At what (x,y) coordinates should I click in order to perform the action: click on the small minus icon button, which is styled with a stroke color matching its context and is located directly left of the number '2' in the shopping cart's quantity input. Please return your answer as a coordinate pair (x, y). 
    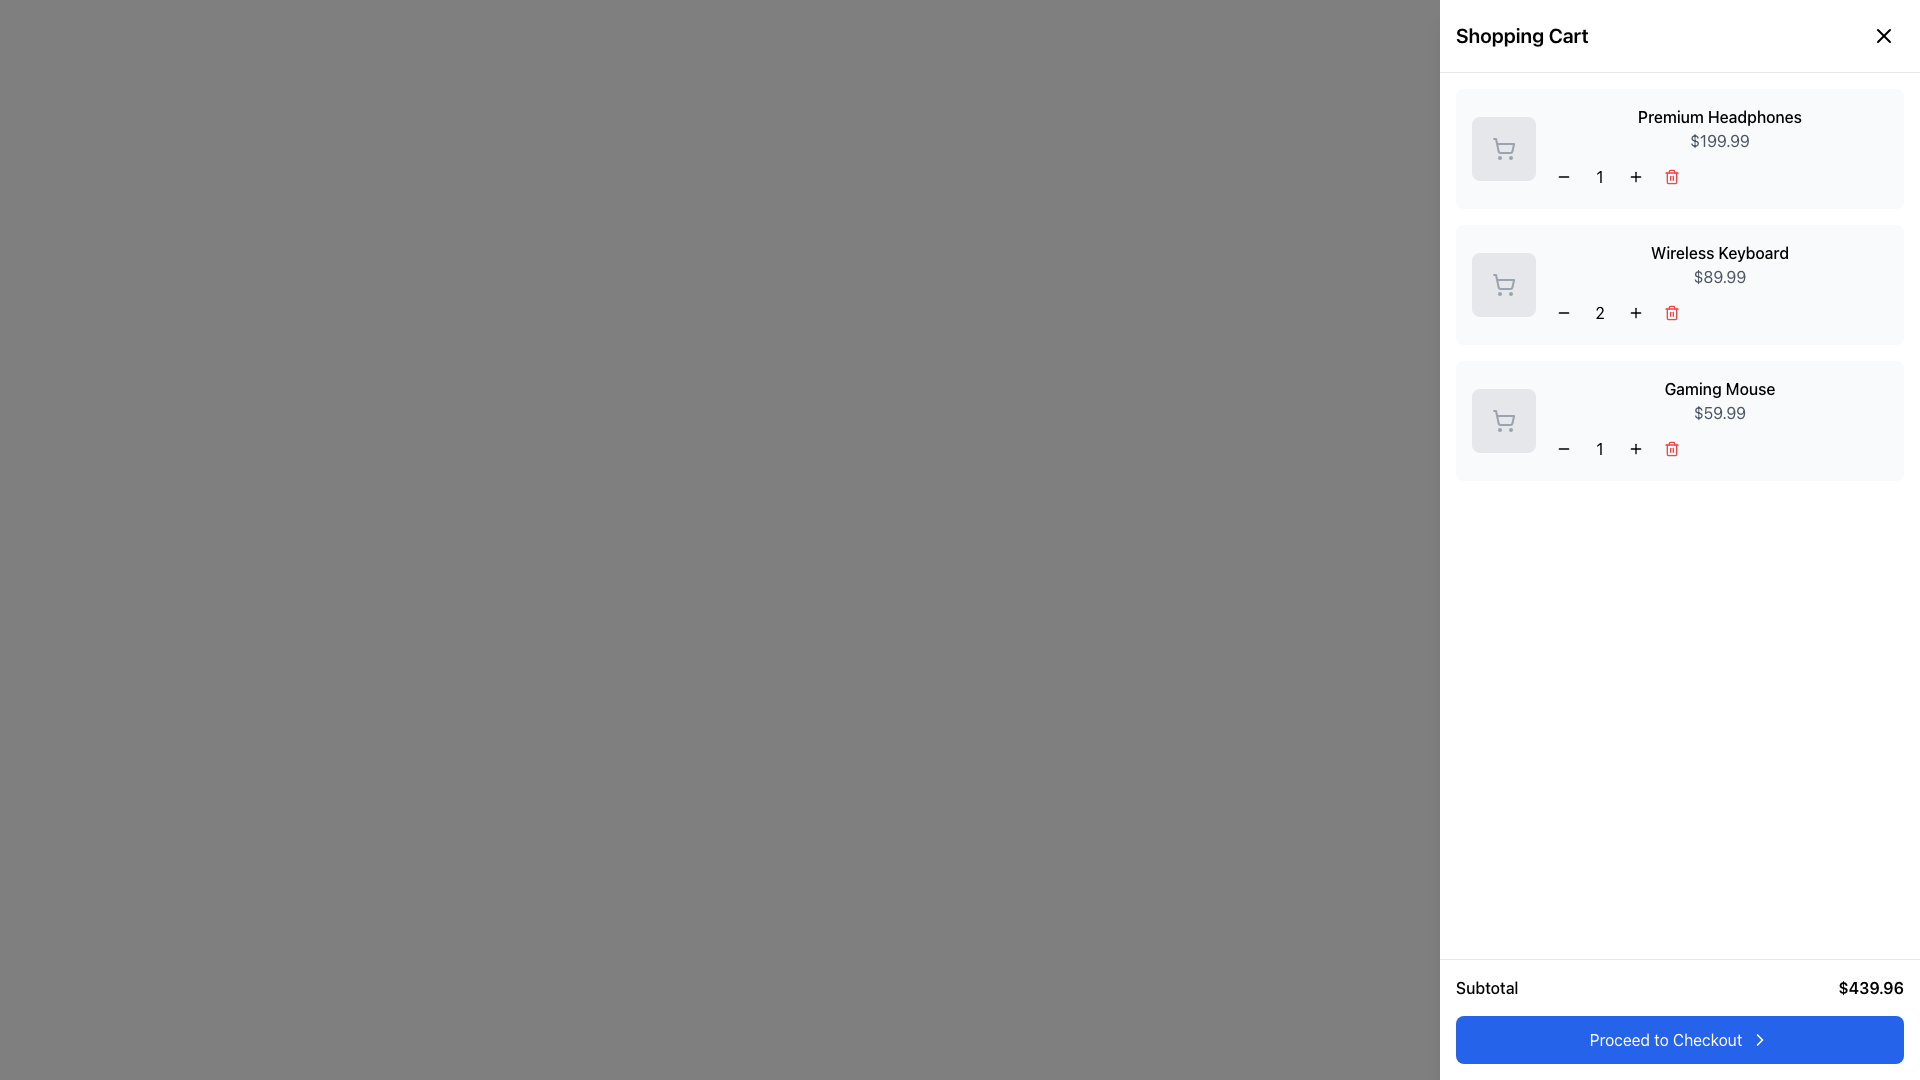
    Looking at the image, I should click on (1563, 312).